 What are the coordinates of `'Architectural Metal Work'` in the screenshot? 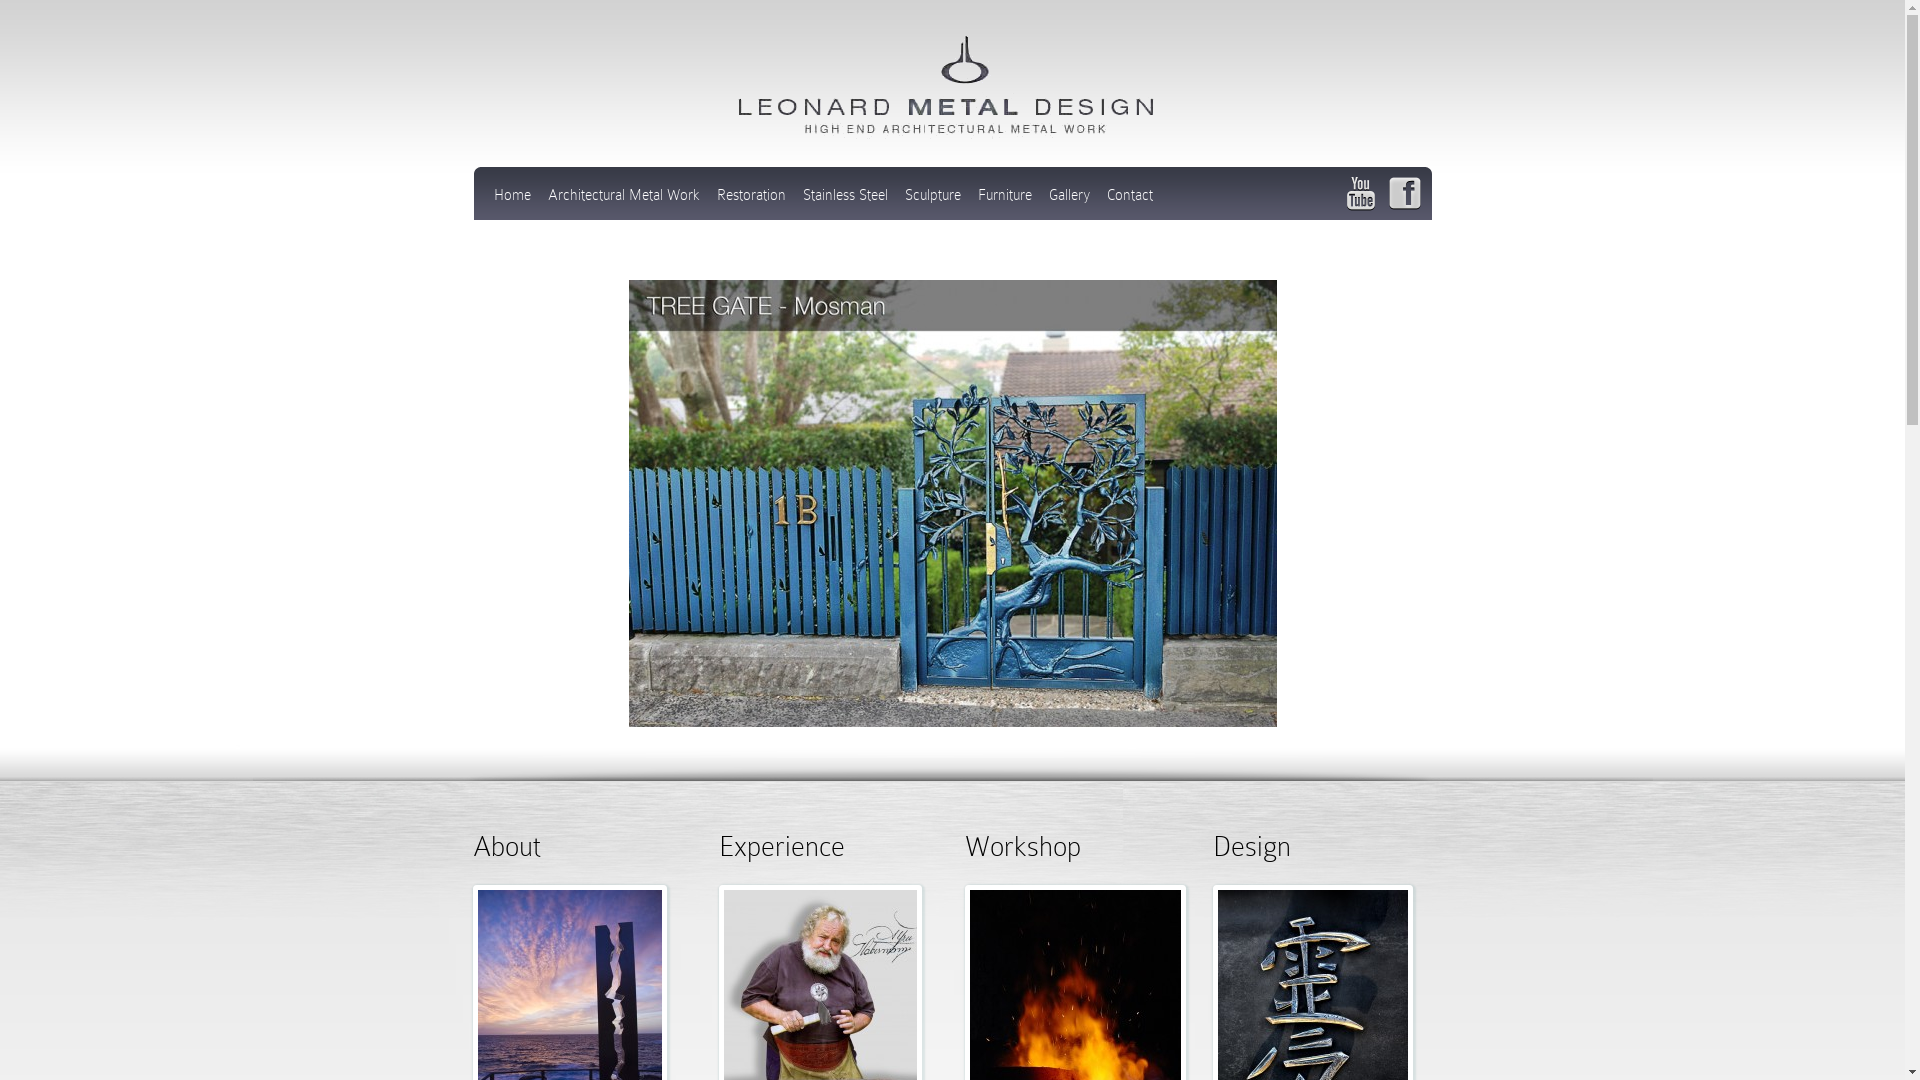 It's located at (547, 201).